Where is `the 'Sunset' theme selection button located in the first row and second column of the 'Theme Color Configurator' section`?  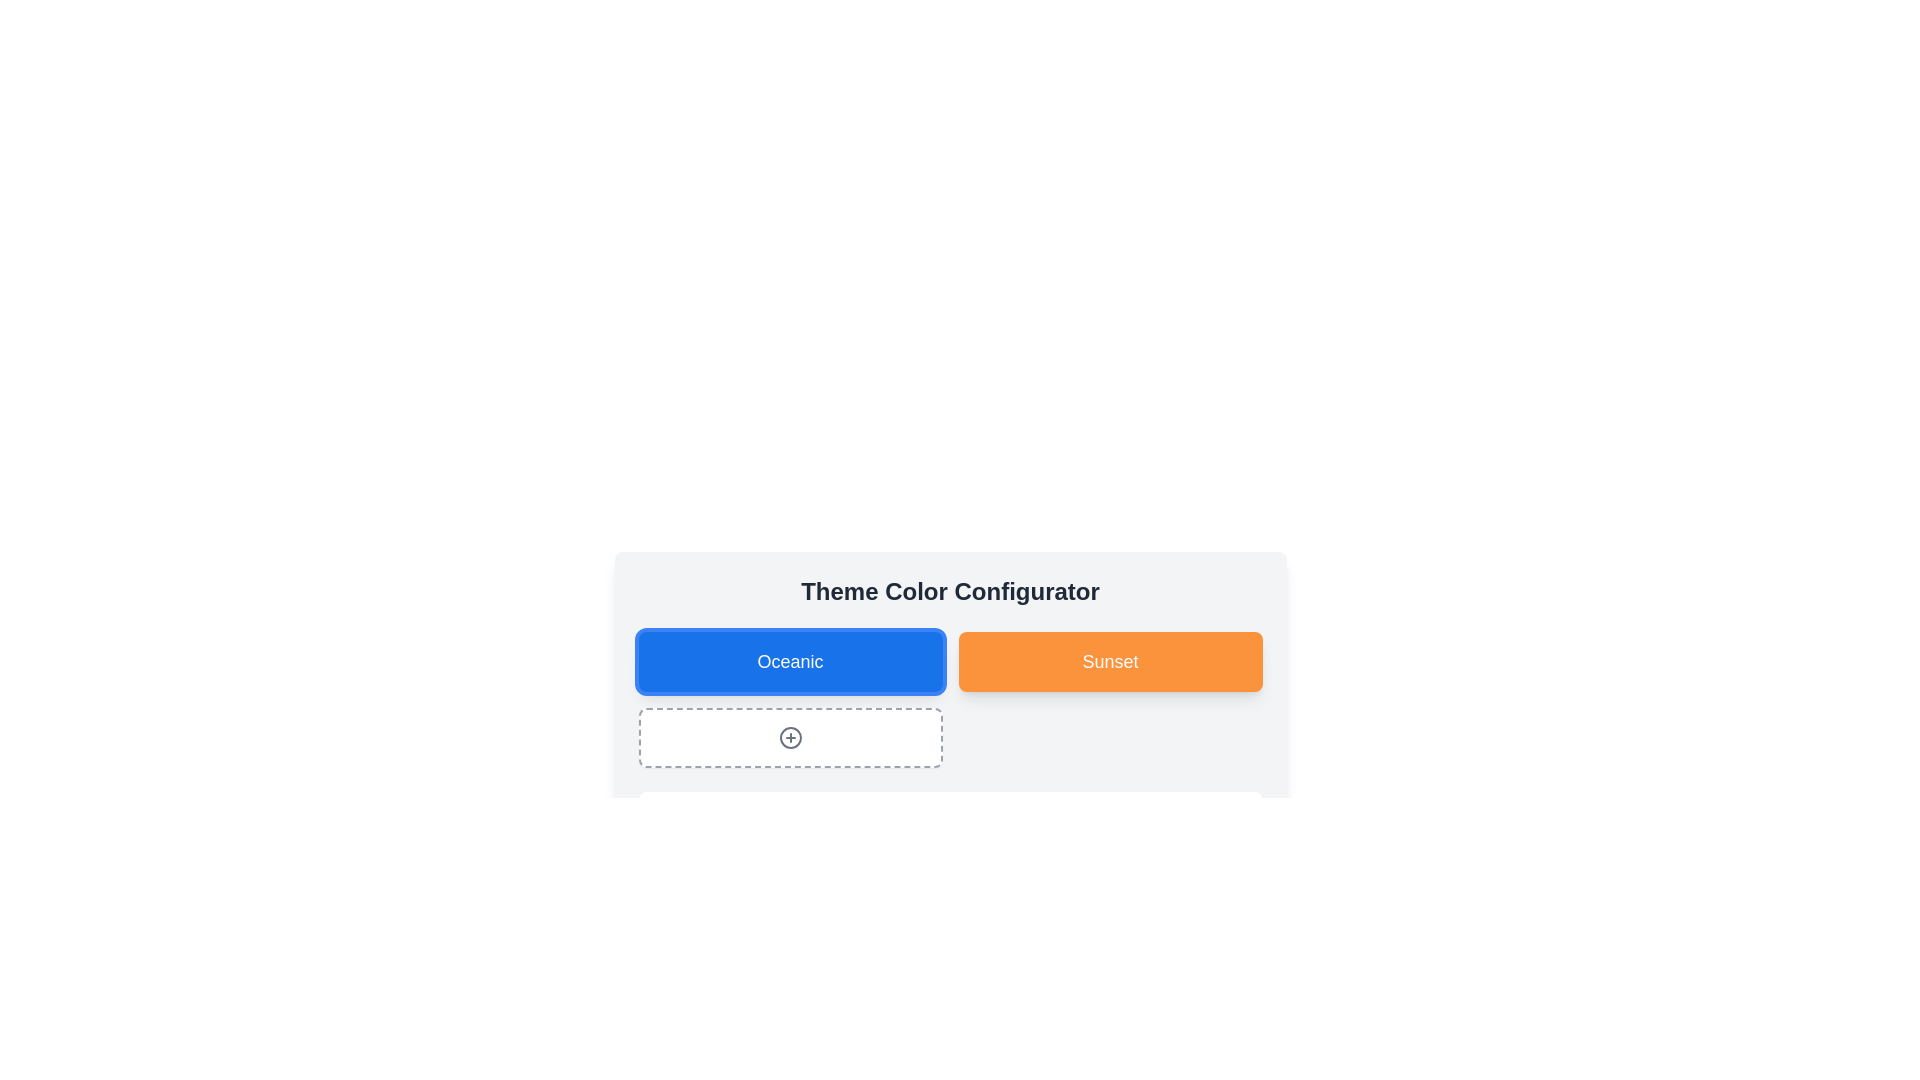
the 'Sunset' theme selection button located in the first row and second column of the 'Theme Color Configurator' section is located at coordinates (1109, 662).